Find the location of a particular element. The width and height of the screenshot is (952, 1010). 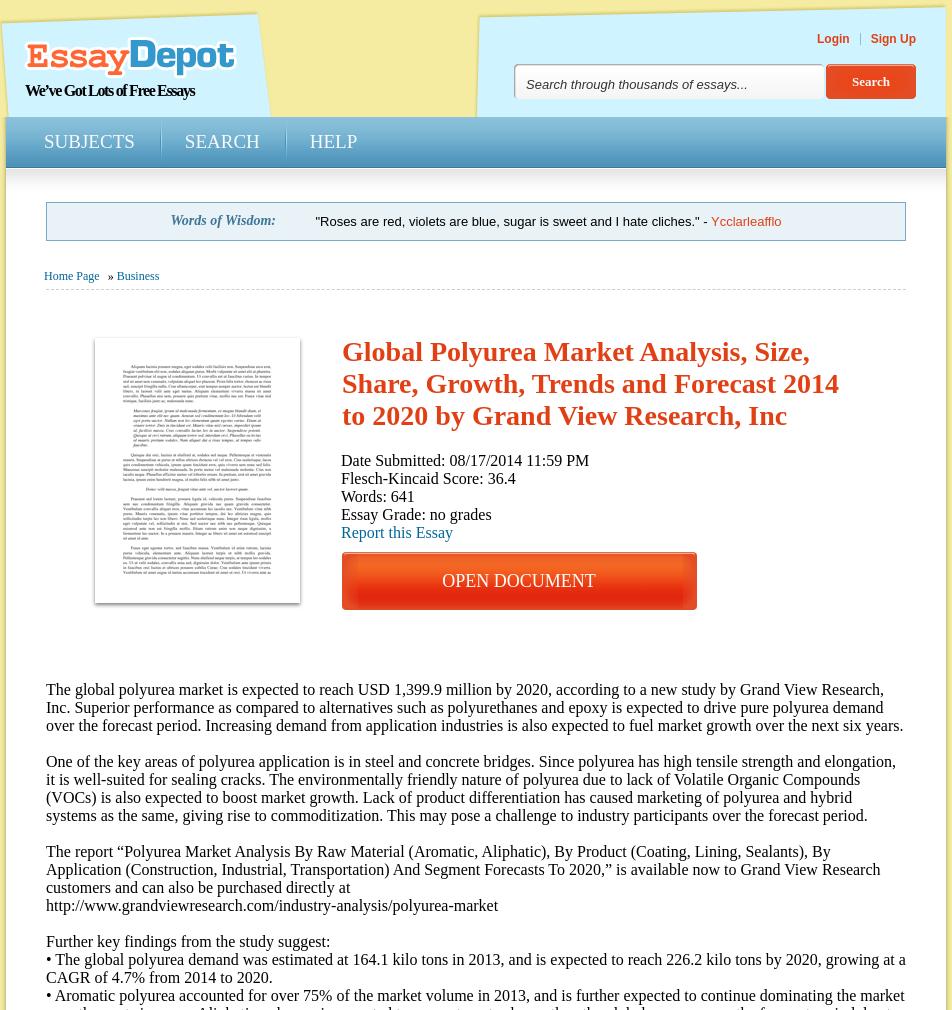

'-' is located at coordinates (704, 220).